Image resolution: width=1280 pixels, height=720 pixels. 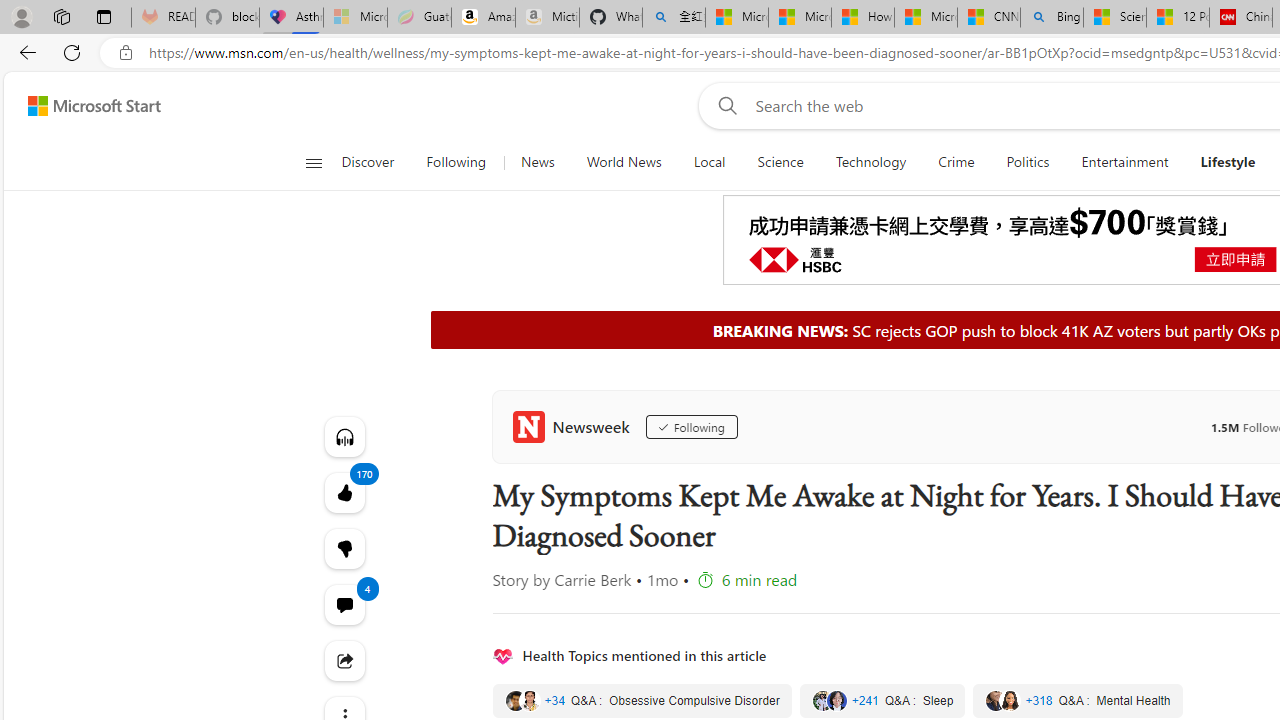 I want to click on '170 Like', so click(x=344, y=492).